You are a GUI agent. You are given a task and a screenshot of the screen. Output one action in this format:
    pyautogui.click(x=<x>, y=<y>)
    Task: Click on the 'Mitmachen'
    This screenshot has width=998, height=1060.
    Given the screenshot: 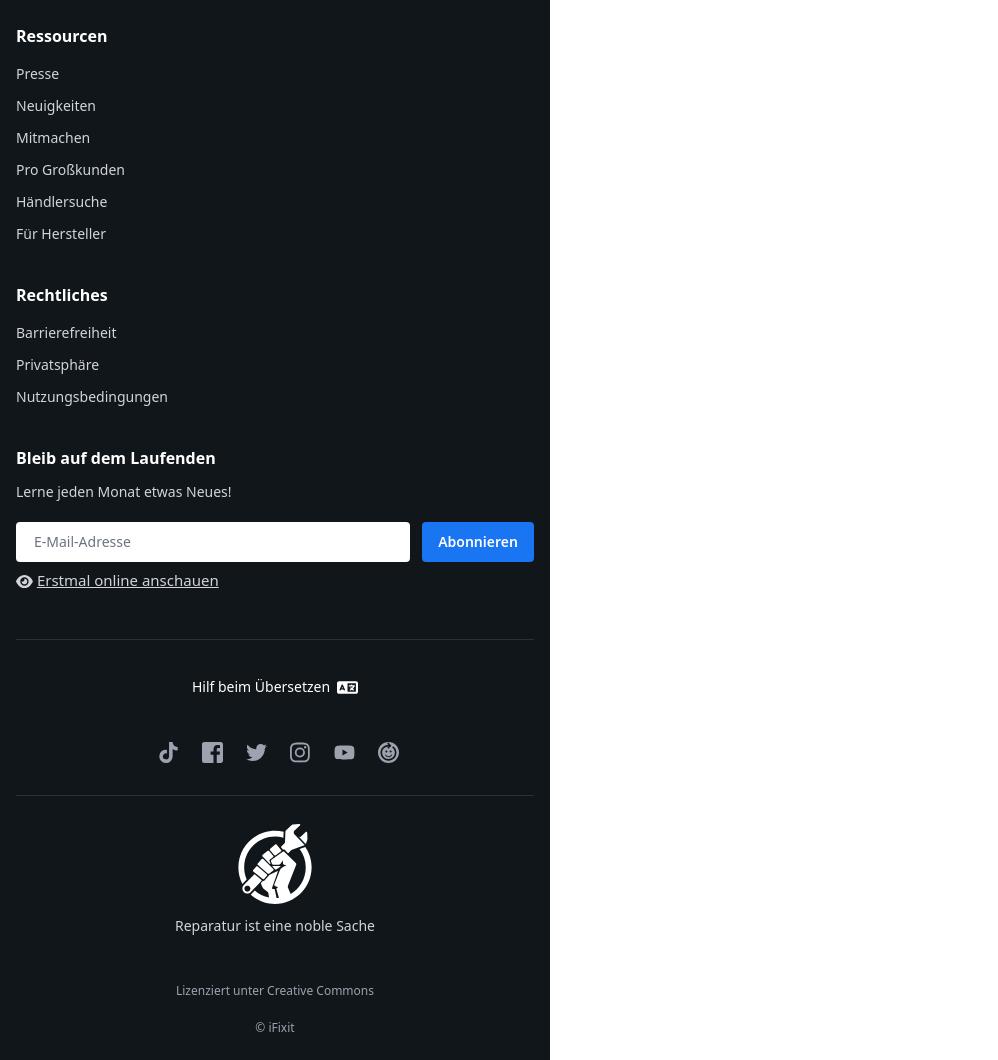 What is the action you would take?
    pyautogui.click(x=51, y=136)
    